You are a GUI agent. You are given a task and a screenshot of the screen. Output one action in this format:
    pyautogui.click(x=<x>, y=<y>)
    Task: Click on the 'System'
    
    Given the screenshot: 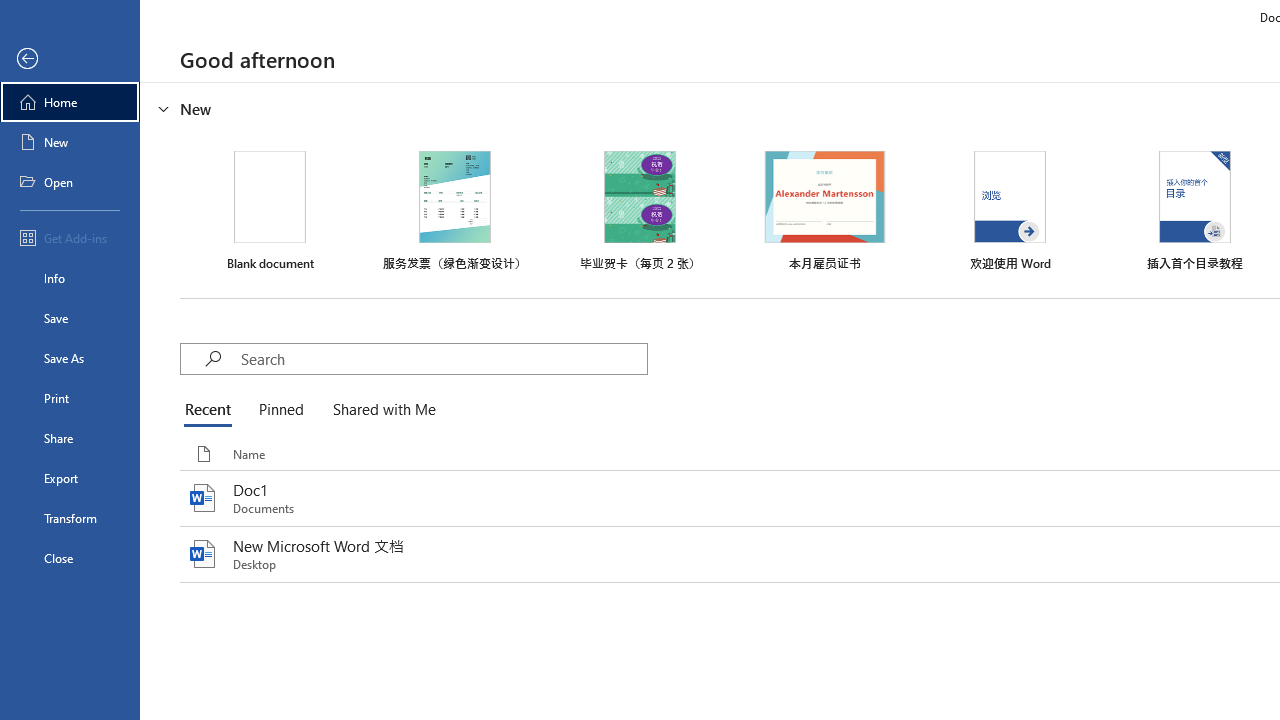 What is the action you would take?
    pyautogui.click(x=10, y=11)
    